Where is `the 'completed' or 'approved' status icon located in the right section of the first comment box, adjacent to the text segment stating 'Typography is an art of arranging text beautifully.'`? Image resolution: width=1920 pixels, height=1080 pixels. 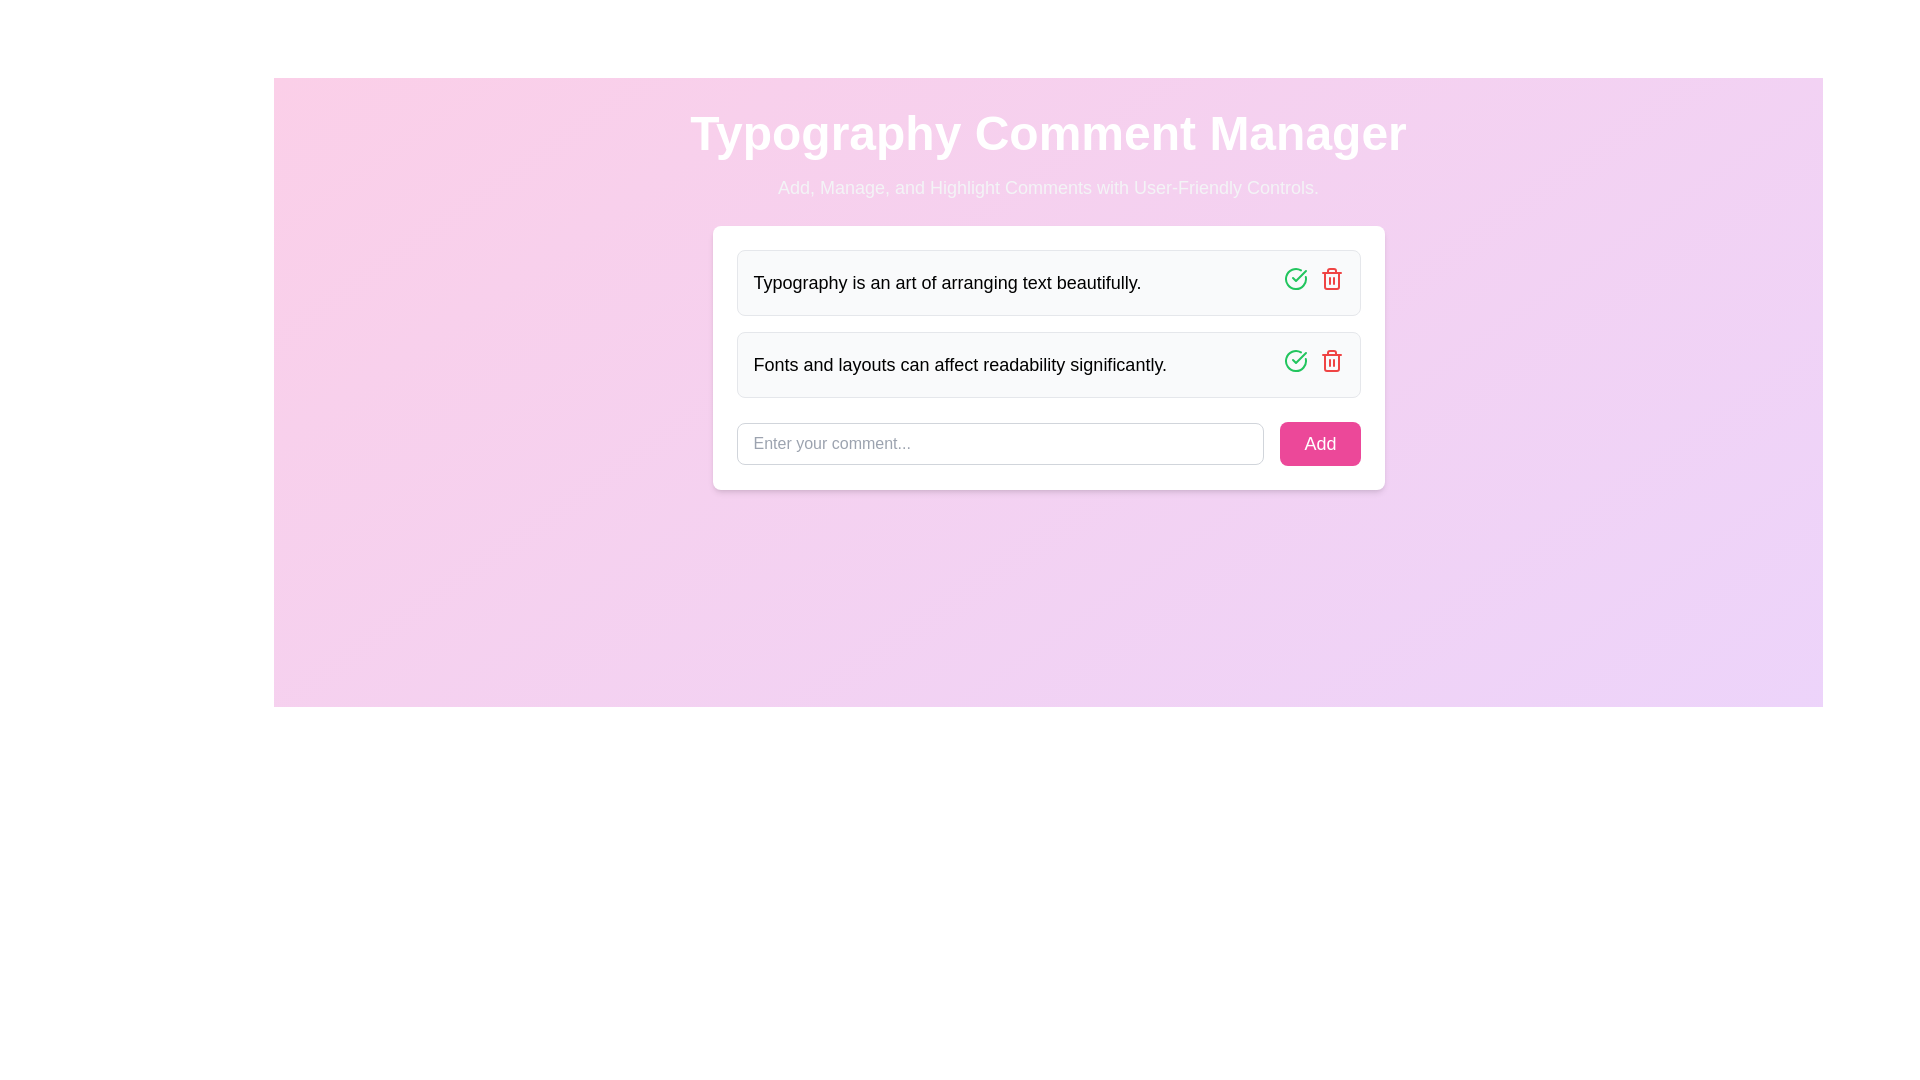 the 'completed' or 'approved' status icon located in the right section of the first comment box, adjacent to the text segment stating 'Typography is an art of arranging text beautifully.' is located at coordinates (1295, 361).